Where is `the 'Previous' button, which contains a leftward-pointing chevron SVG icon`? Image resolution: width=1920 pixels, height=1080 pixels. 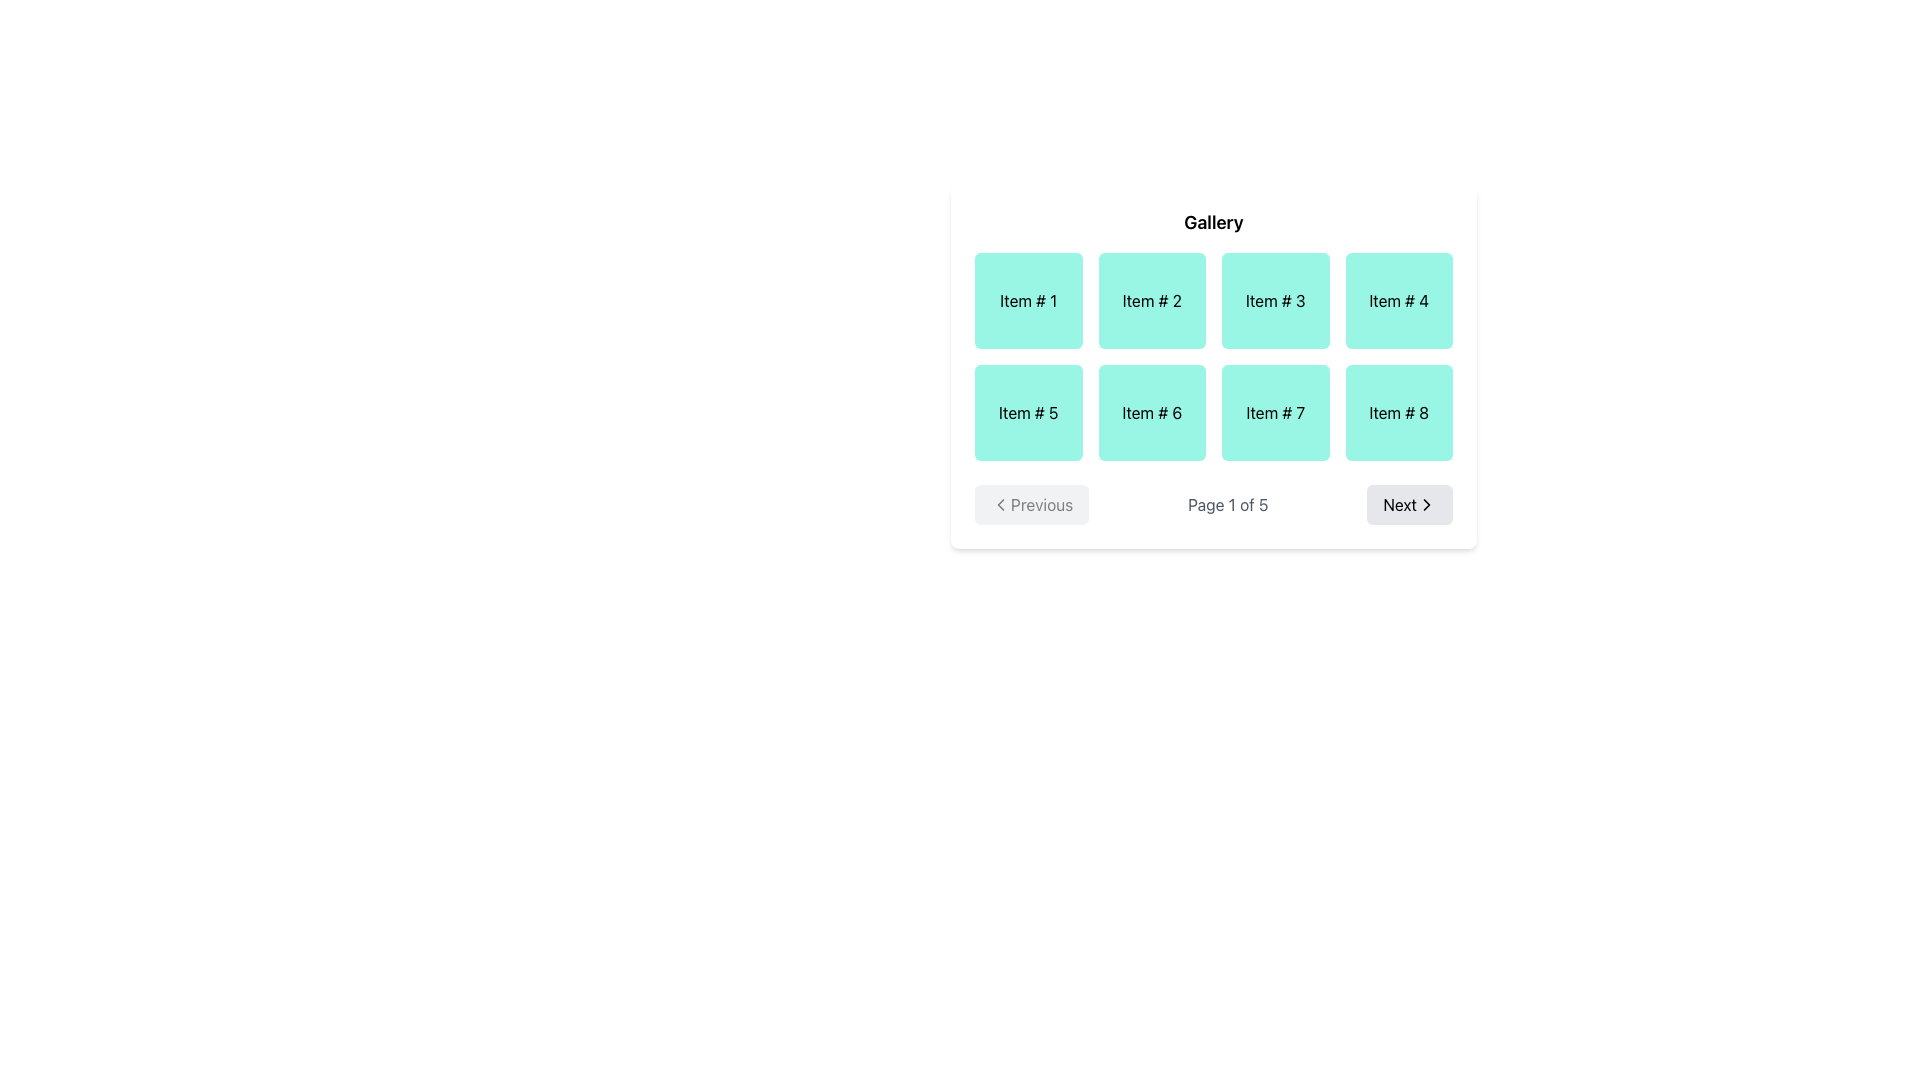
the 'Previous' button, which contains a leftward-pointing chevron SVG icon is located at coordinates (1001, 504).